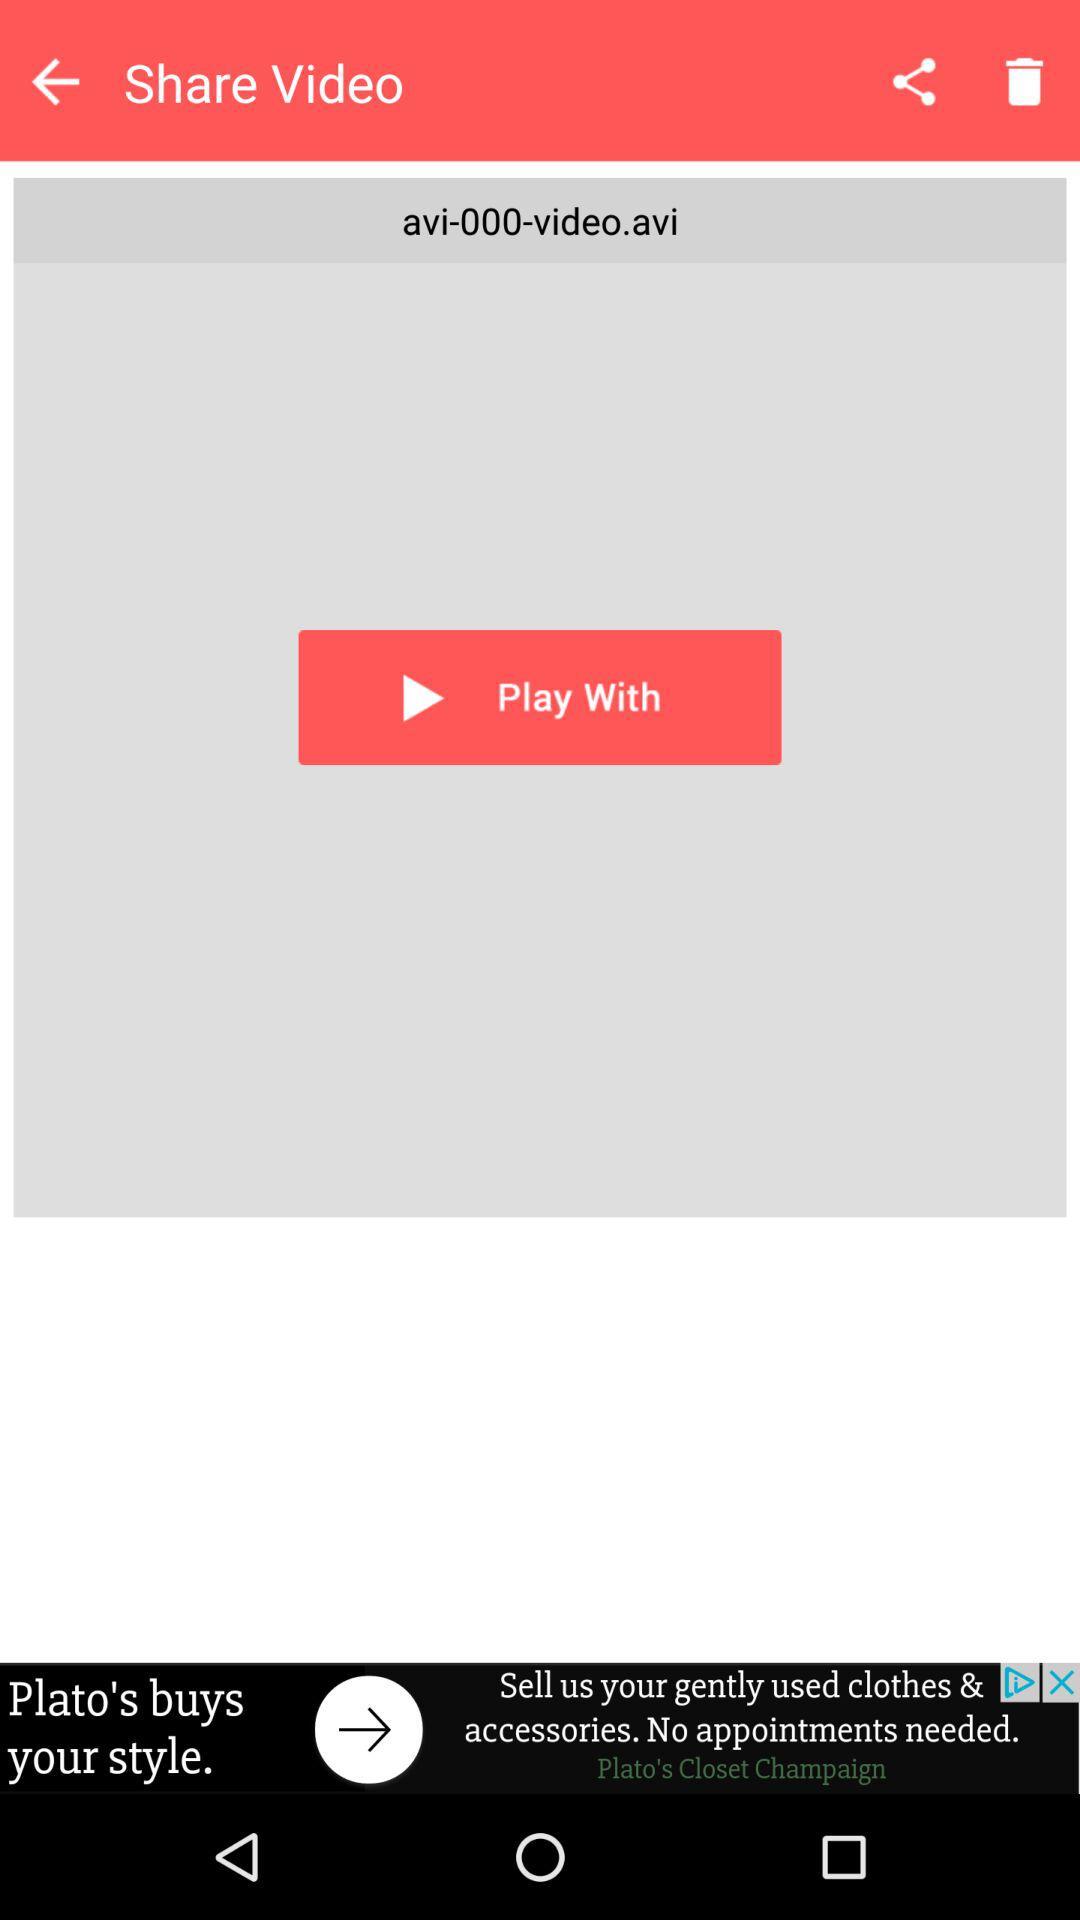  I want to click on share the video, so click(914, 80).